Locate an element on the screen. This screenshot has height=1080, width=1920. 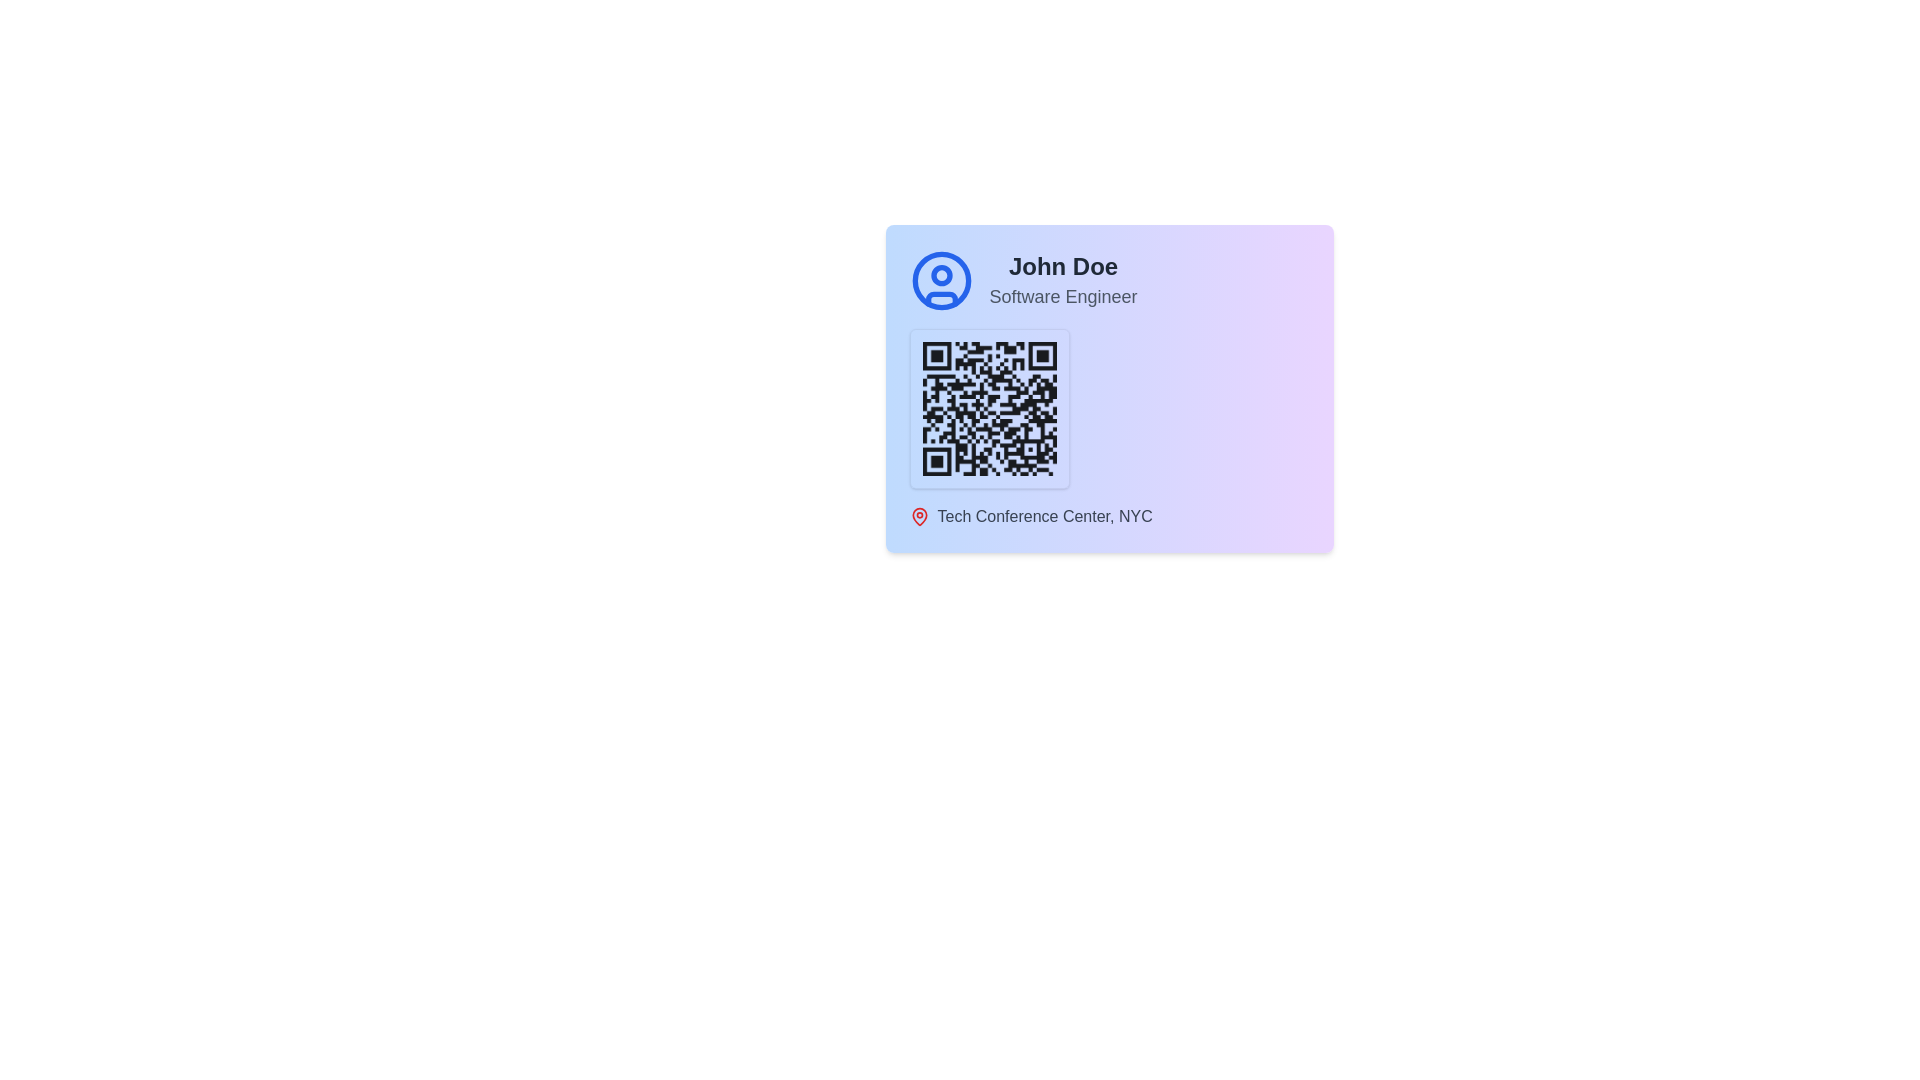
user details in the Profile Card Section, which contains a user icon and text for 'John Doe' and 'Software Engineer' is located at coordinates (1108, 281).